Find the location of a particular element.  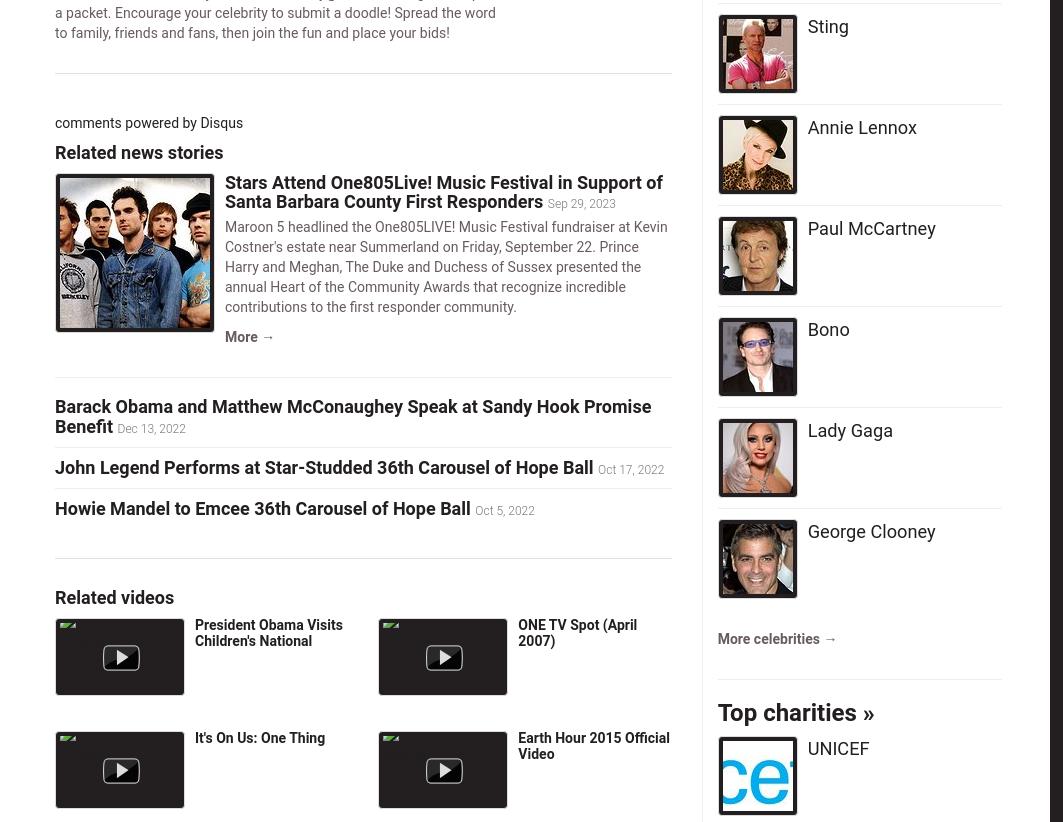

'UNICEF' is located at coordinates (836, 747).